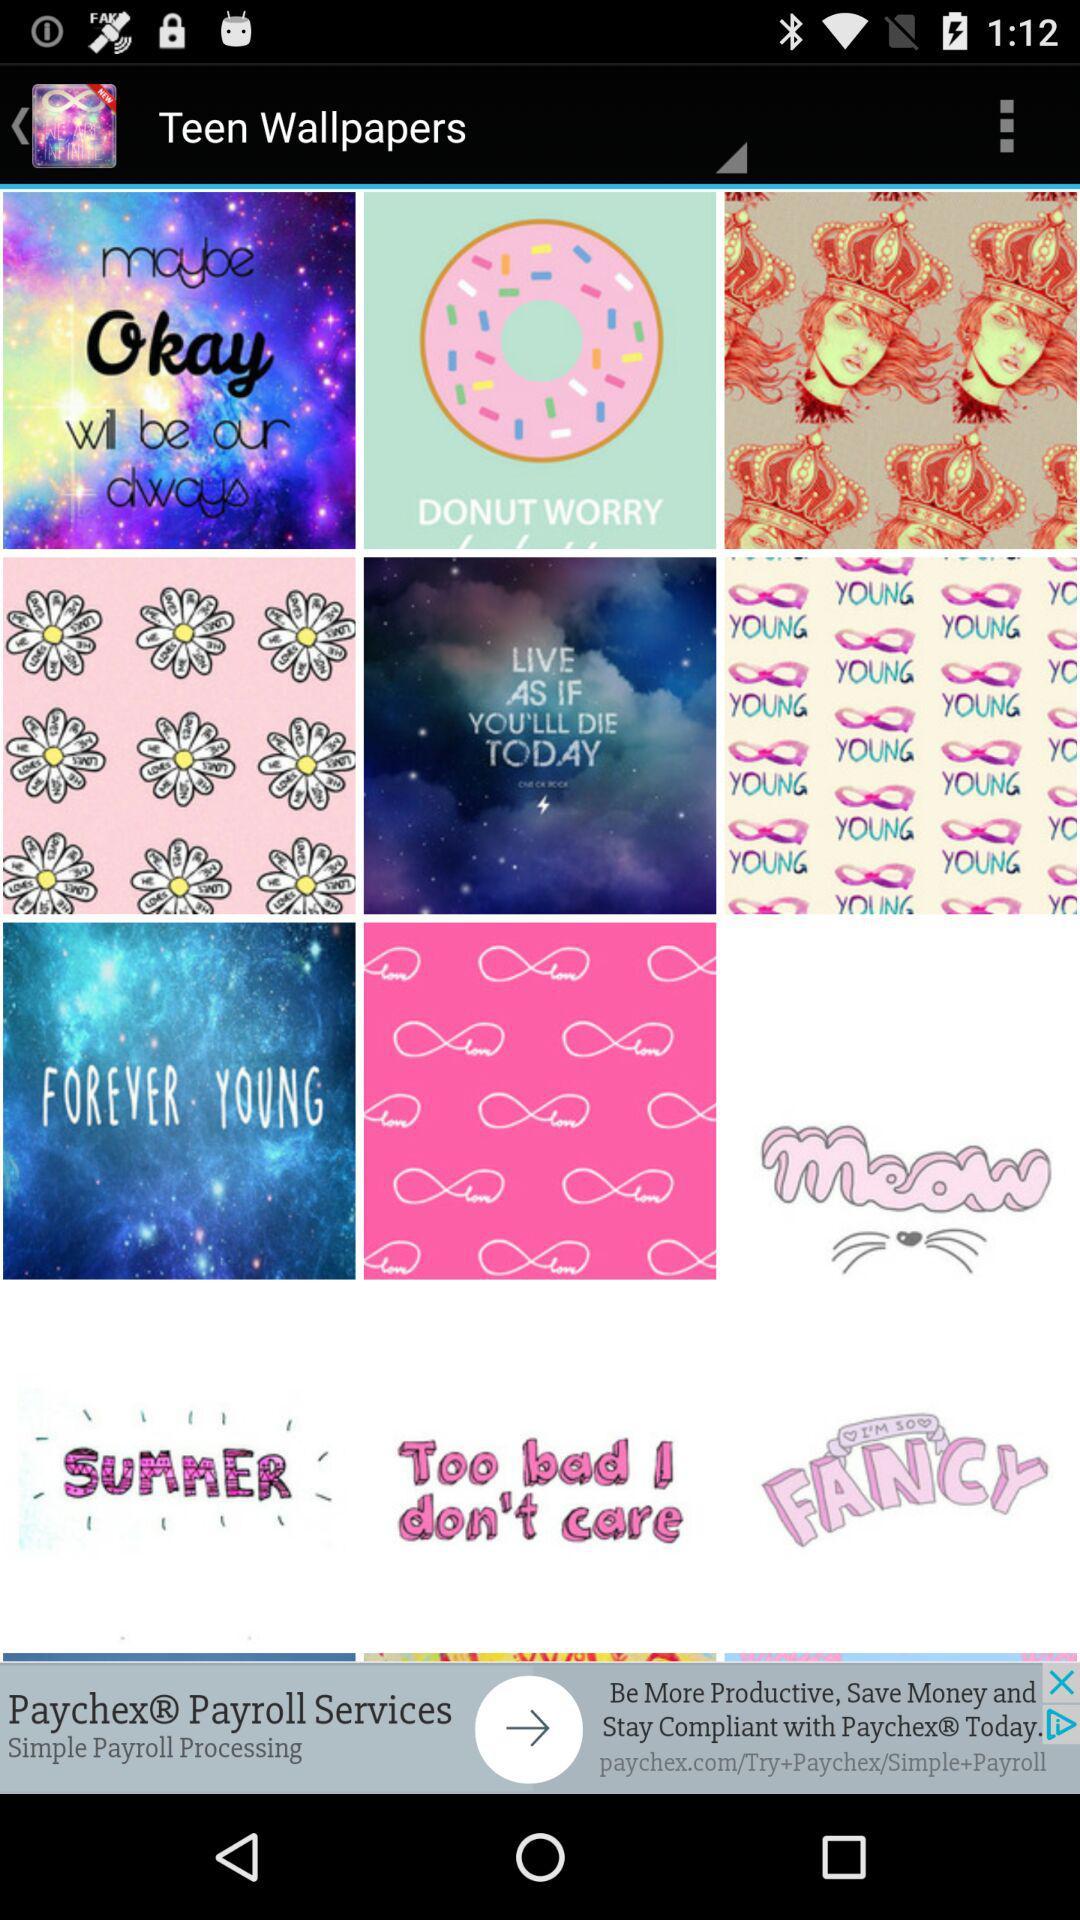  What do you see at coordinates (541, 1100) in the screenshot?
I see `second image in third row from left` at bounding box center [541, 1100].